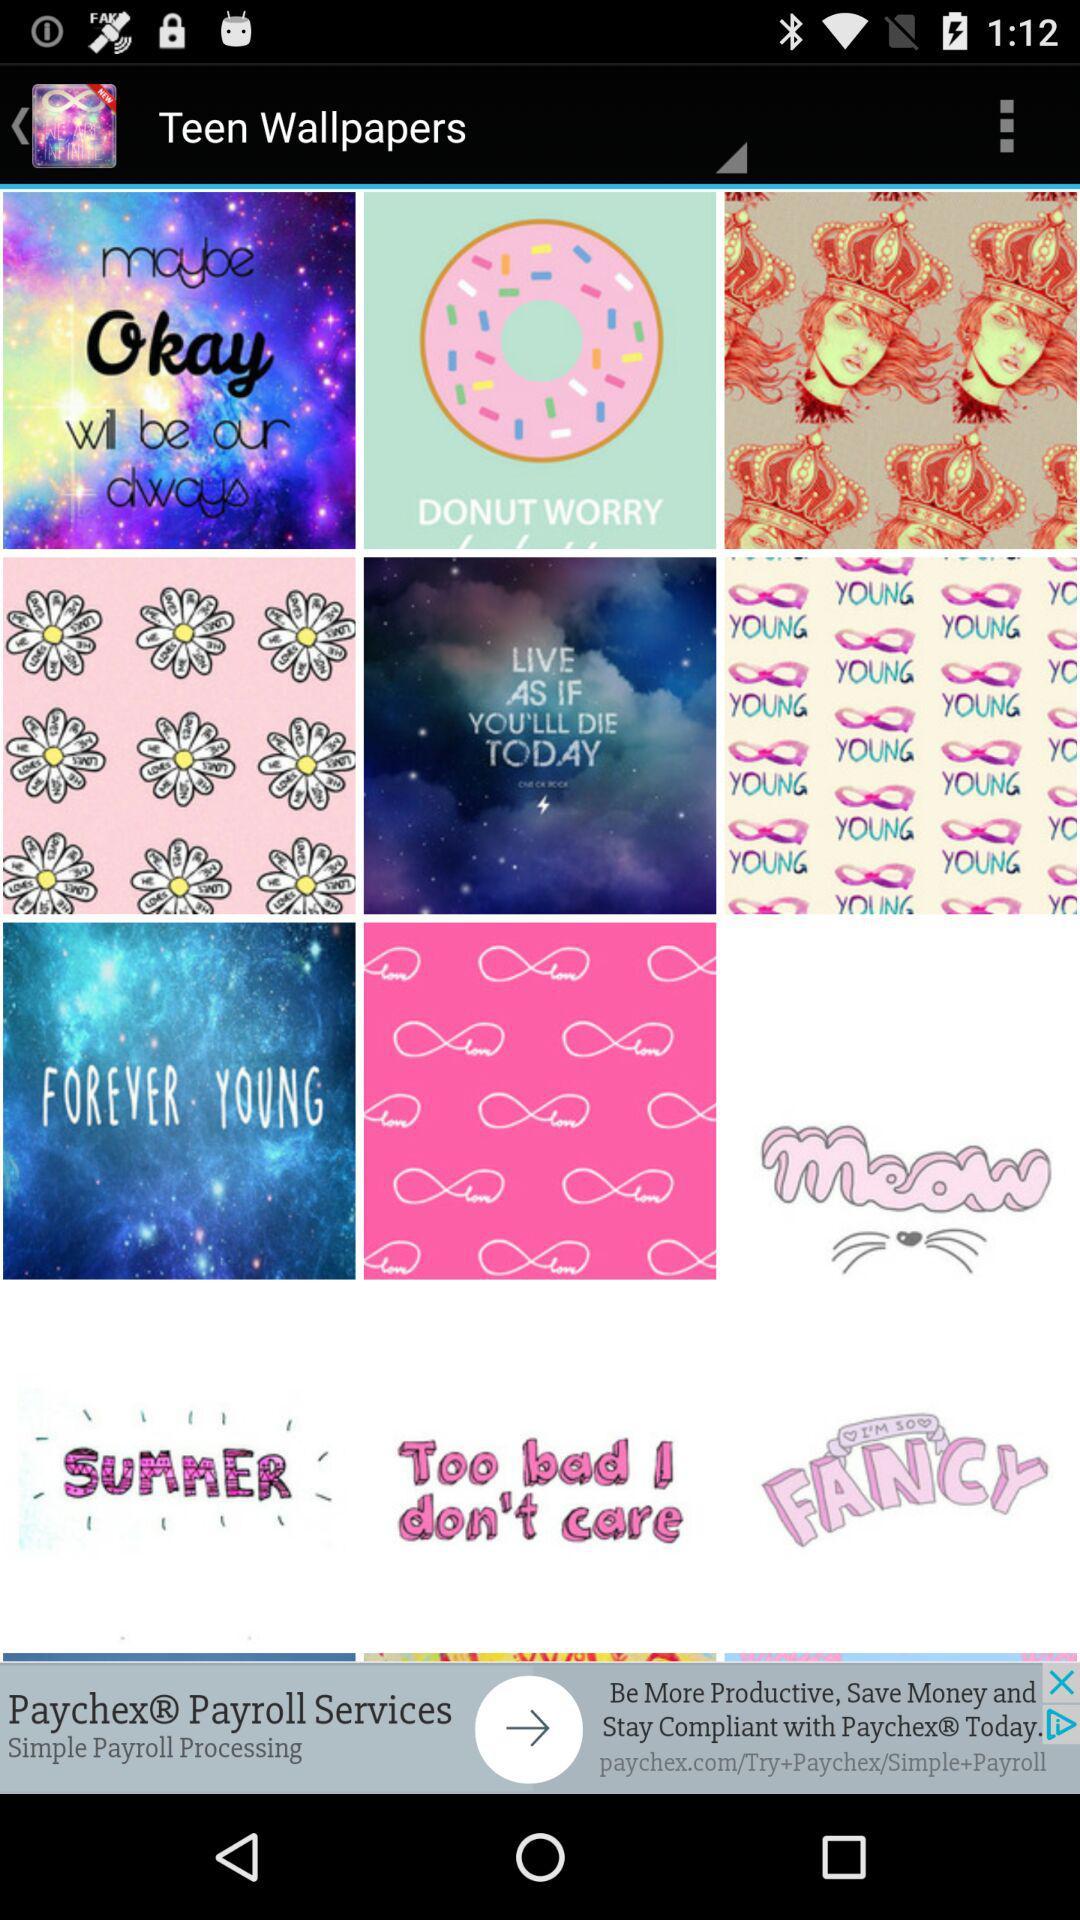  What do you see at coordinates (541, 1100) in the screenshot?
I see `second image in third row from left` at bounding box center [541, 1100].